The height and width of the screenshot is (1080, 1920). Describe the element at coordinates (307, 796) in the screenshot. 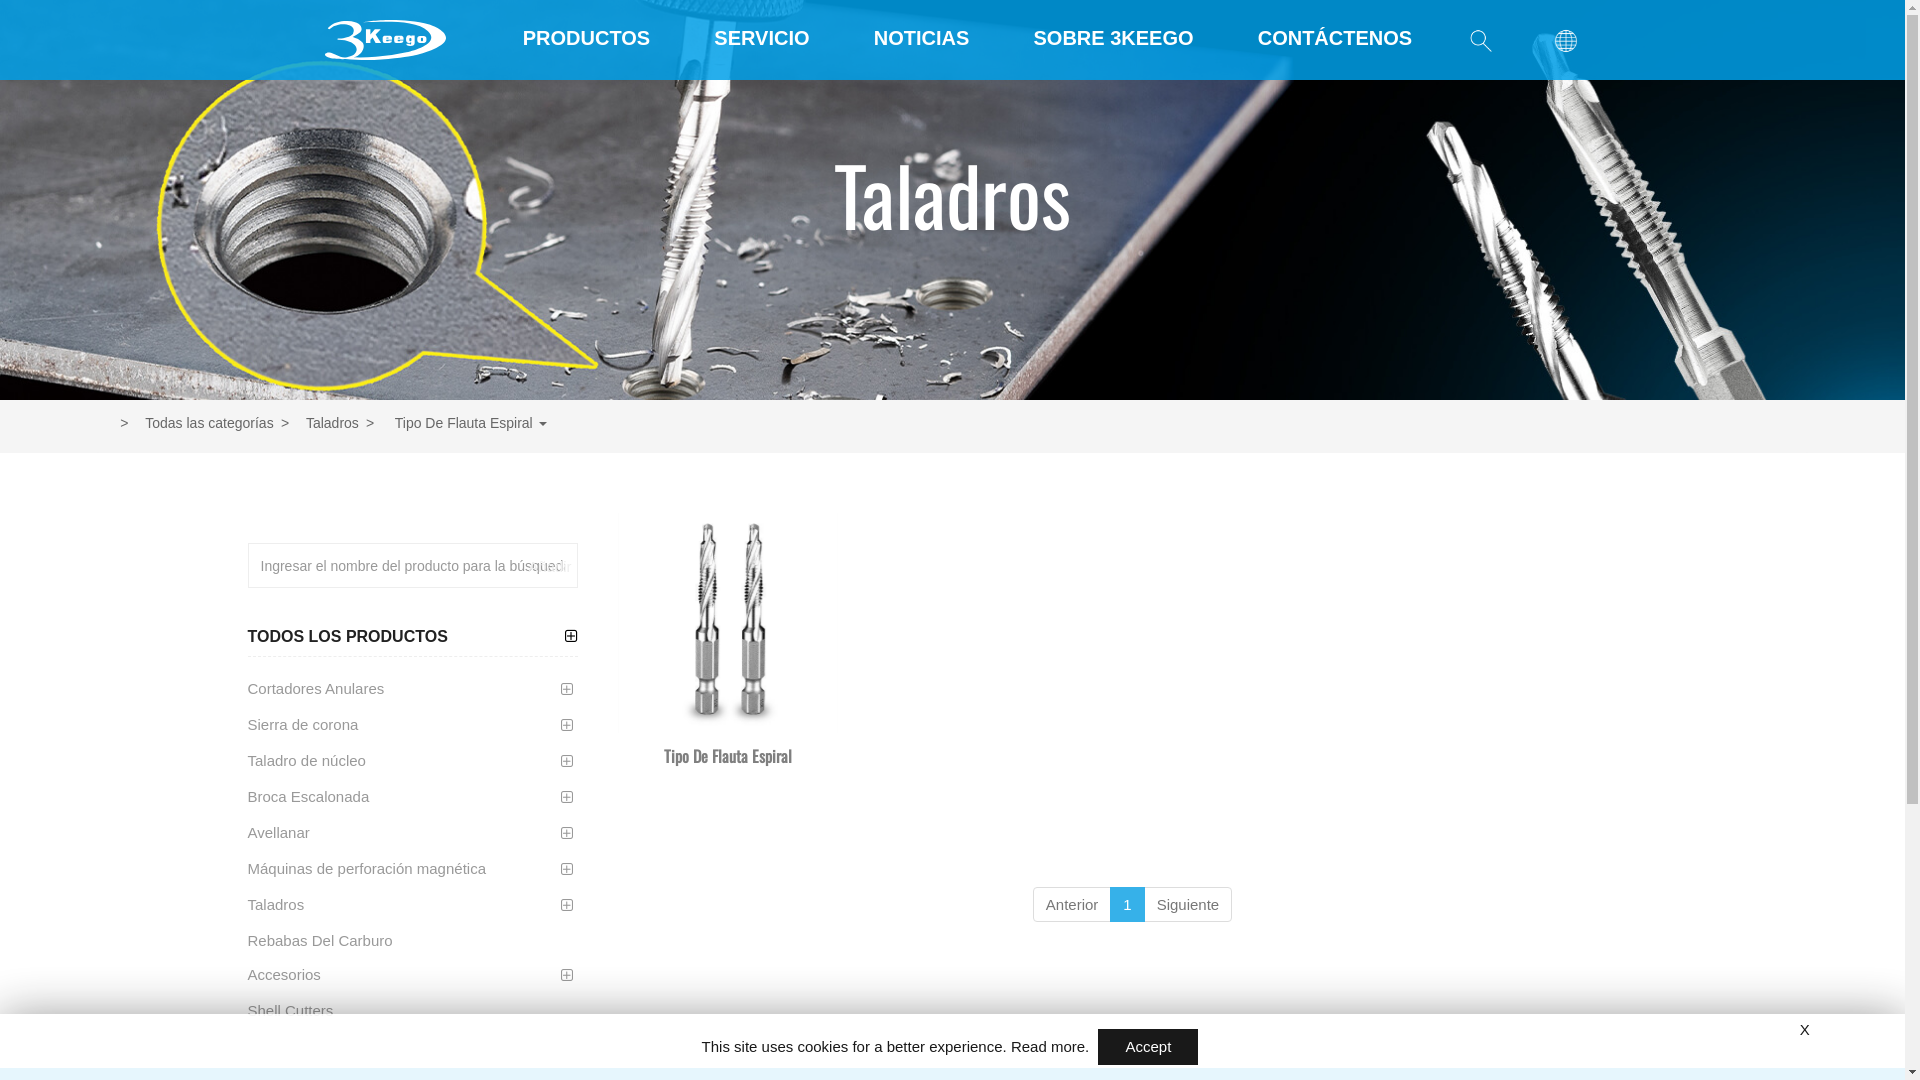

I see `'Broca Escalonada'` at that location.